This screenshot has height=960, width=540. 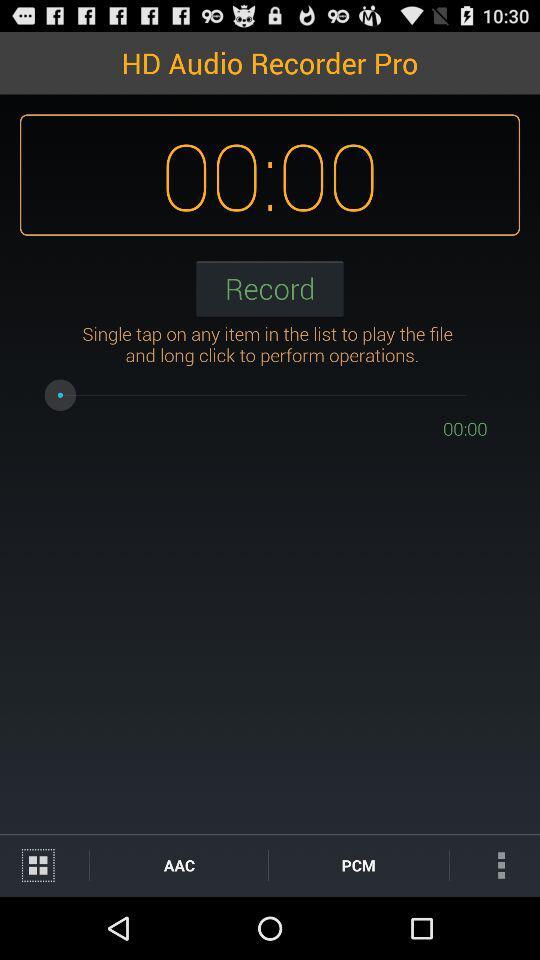 What do you see at coordinates (44, 864) in the screenshot?
I see `icon next to the aac item` at bounding box center [44, 864].